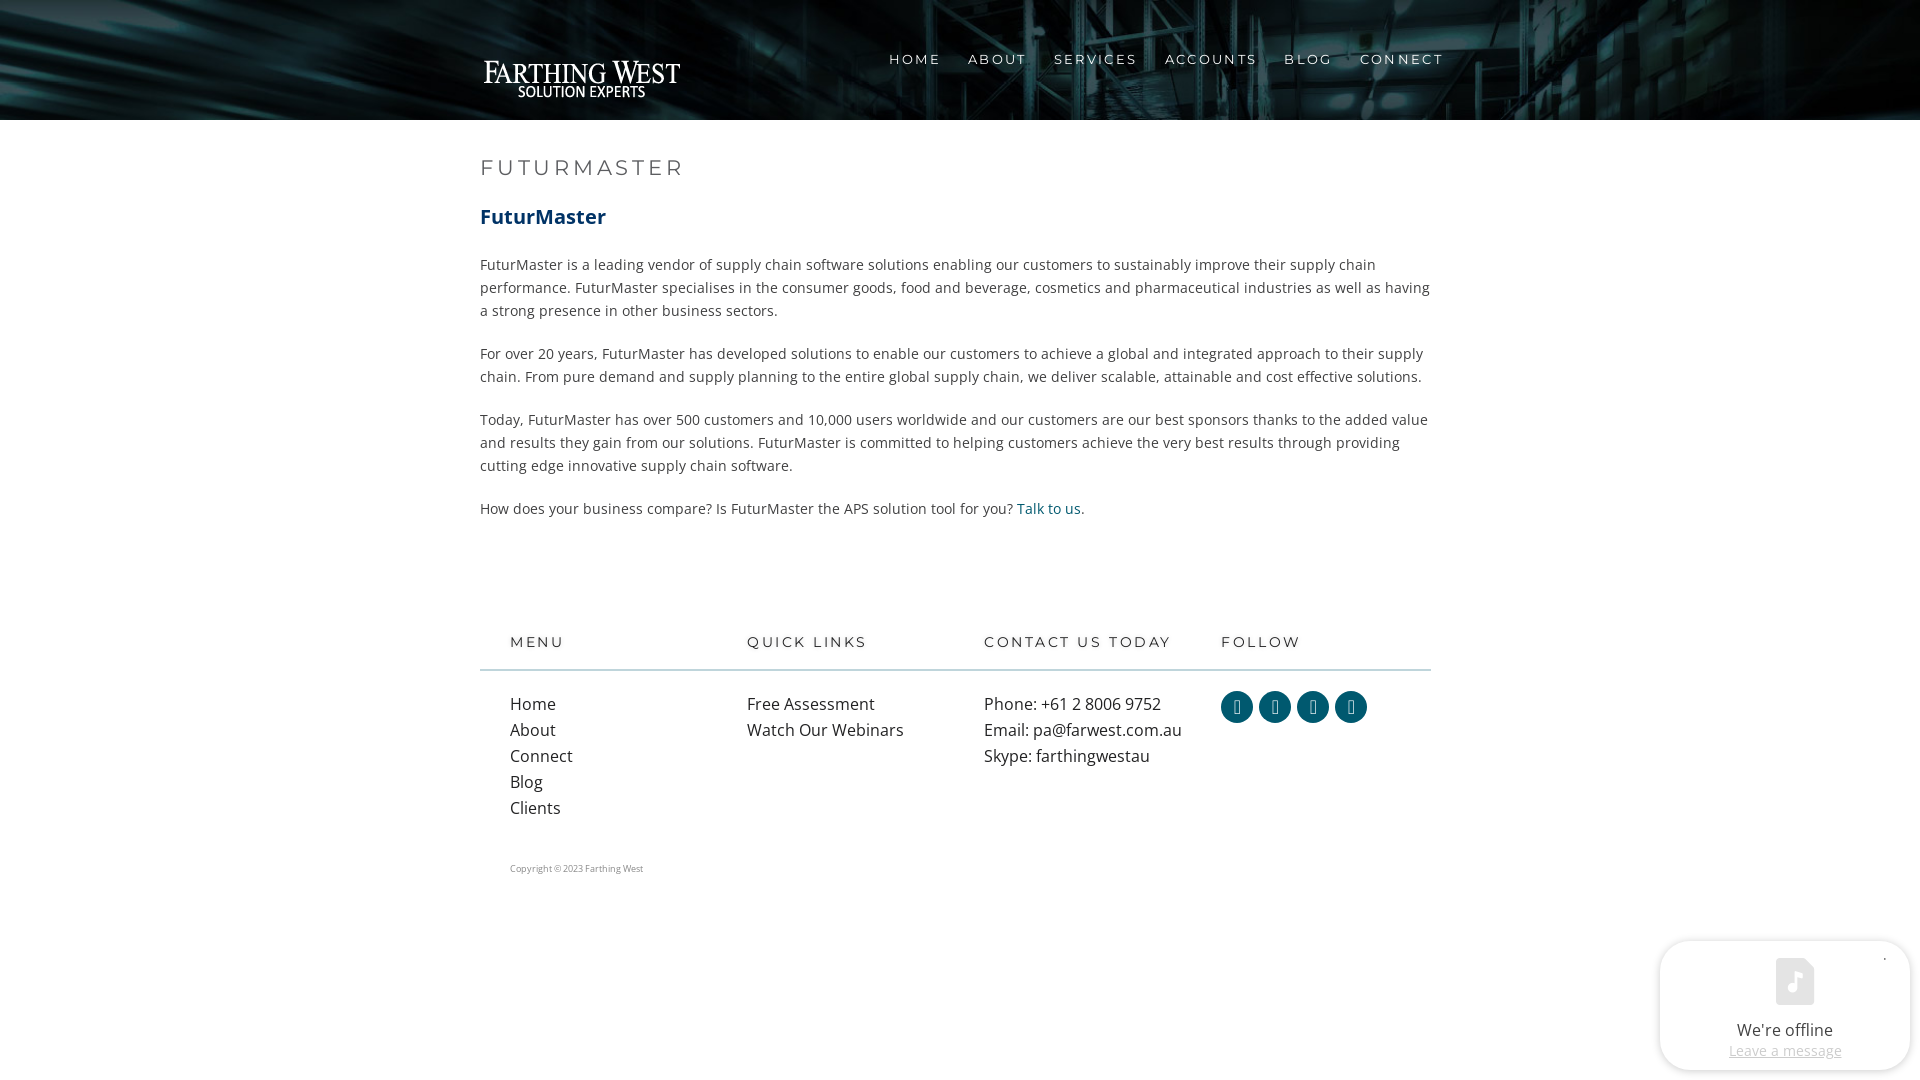  Describe the element at coordinates (1048, 507) in the screenshot. I see `'Talk to us'` at that location.